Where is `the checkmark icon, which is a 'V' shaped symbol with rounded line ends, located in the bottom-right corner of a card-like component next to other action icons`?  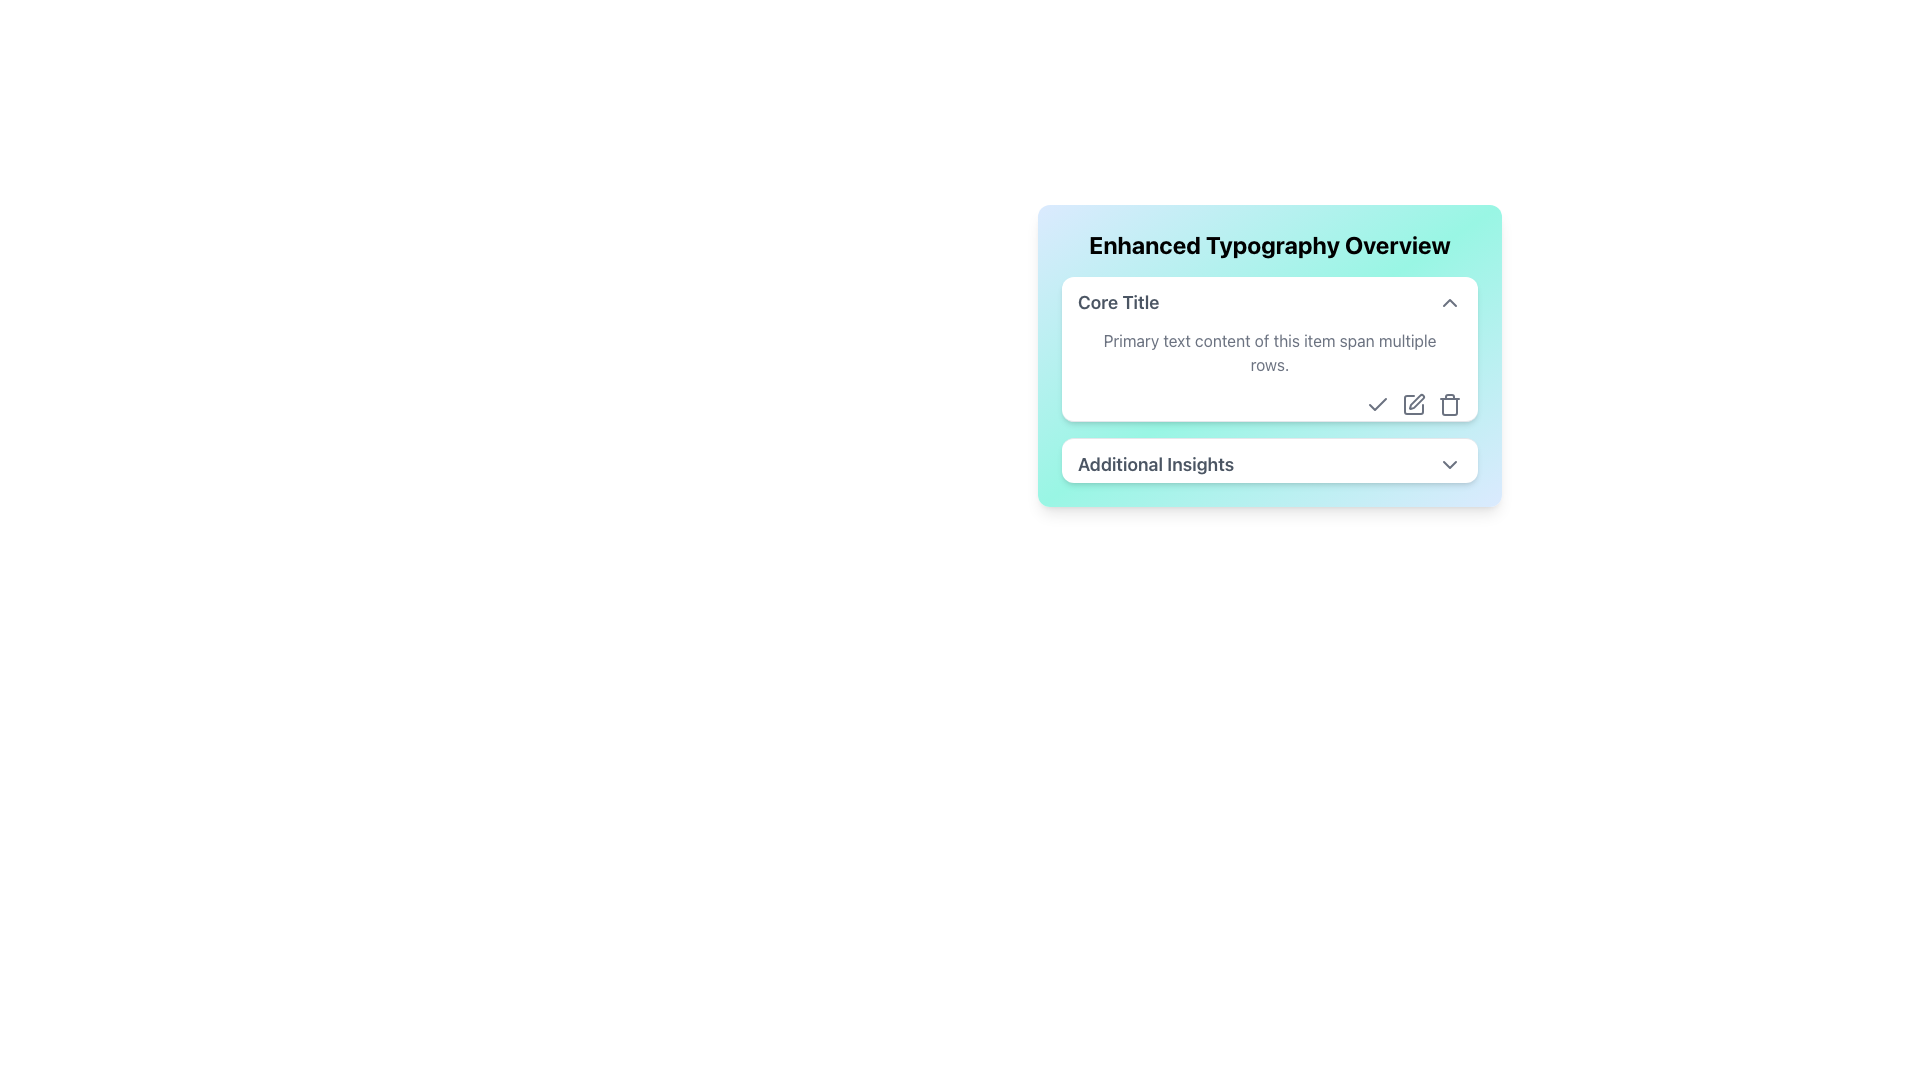
the checkmark icon, which is a 'V' shaped symbol with rounded line ends, located in the bottom-right corner of a card-like component next to other action icons is located at coordinates (1376, 404).